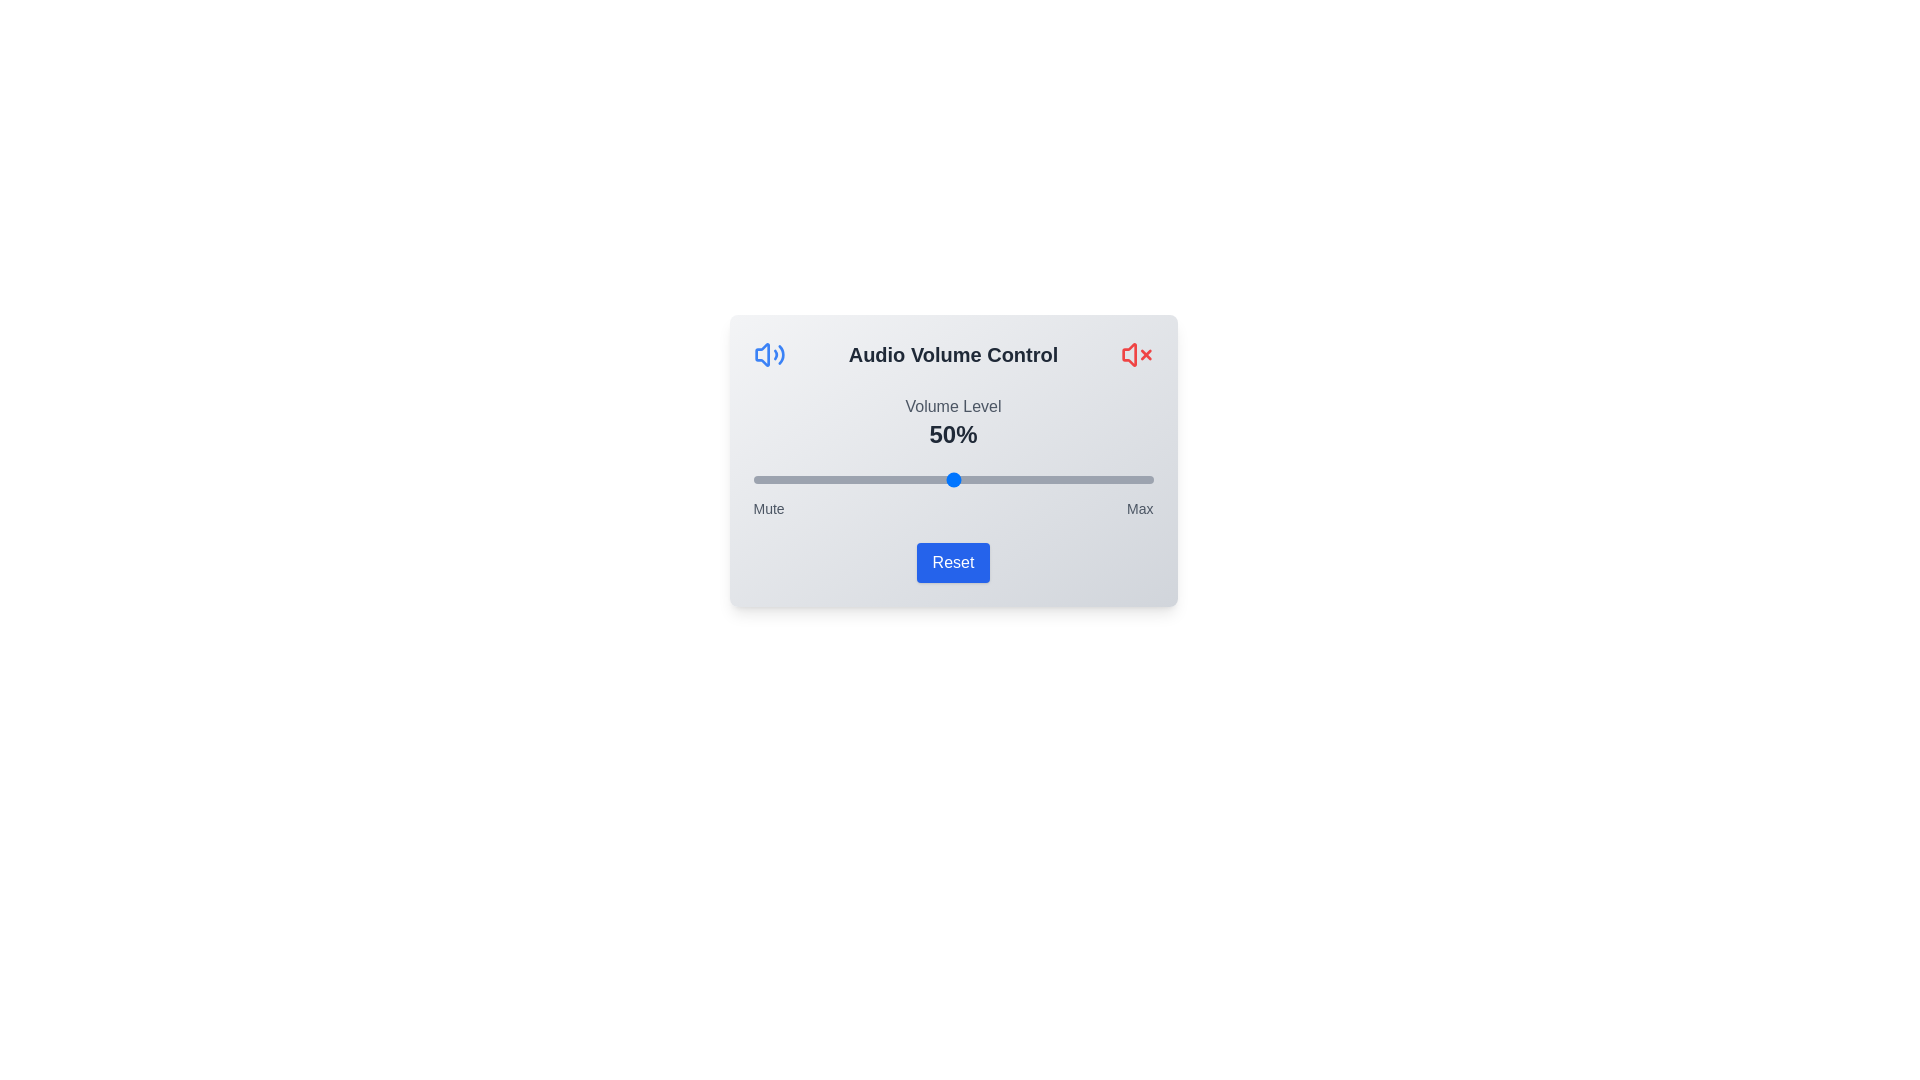 The height and width of the screenshot is (1080, 1920). What do you see at coordinates (764, 479) in the screenshot?
I see `the volume slider to 3%` at bounding box center [764, 479].